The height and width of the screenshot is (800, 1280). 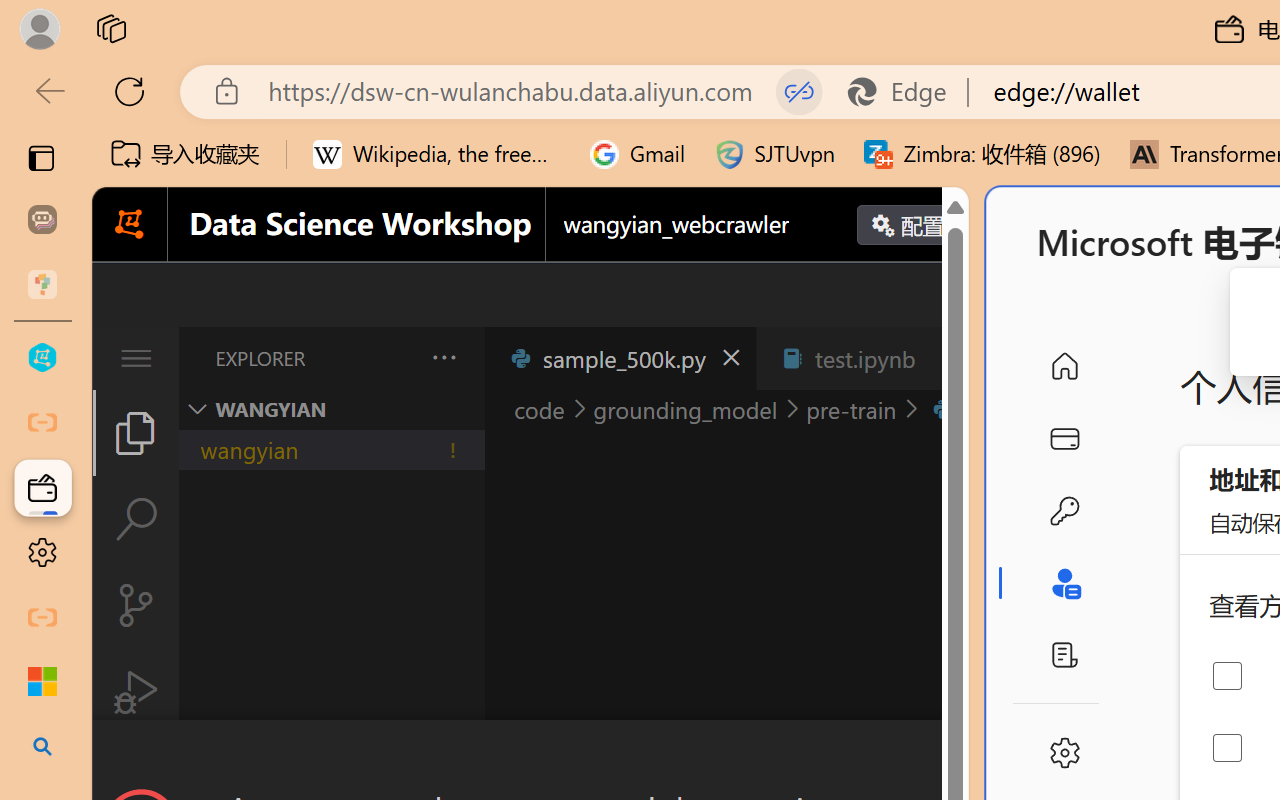 I want to click on 'Close Dialog', so click(x=960, y=756).